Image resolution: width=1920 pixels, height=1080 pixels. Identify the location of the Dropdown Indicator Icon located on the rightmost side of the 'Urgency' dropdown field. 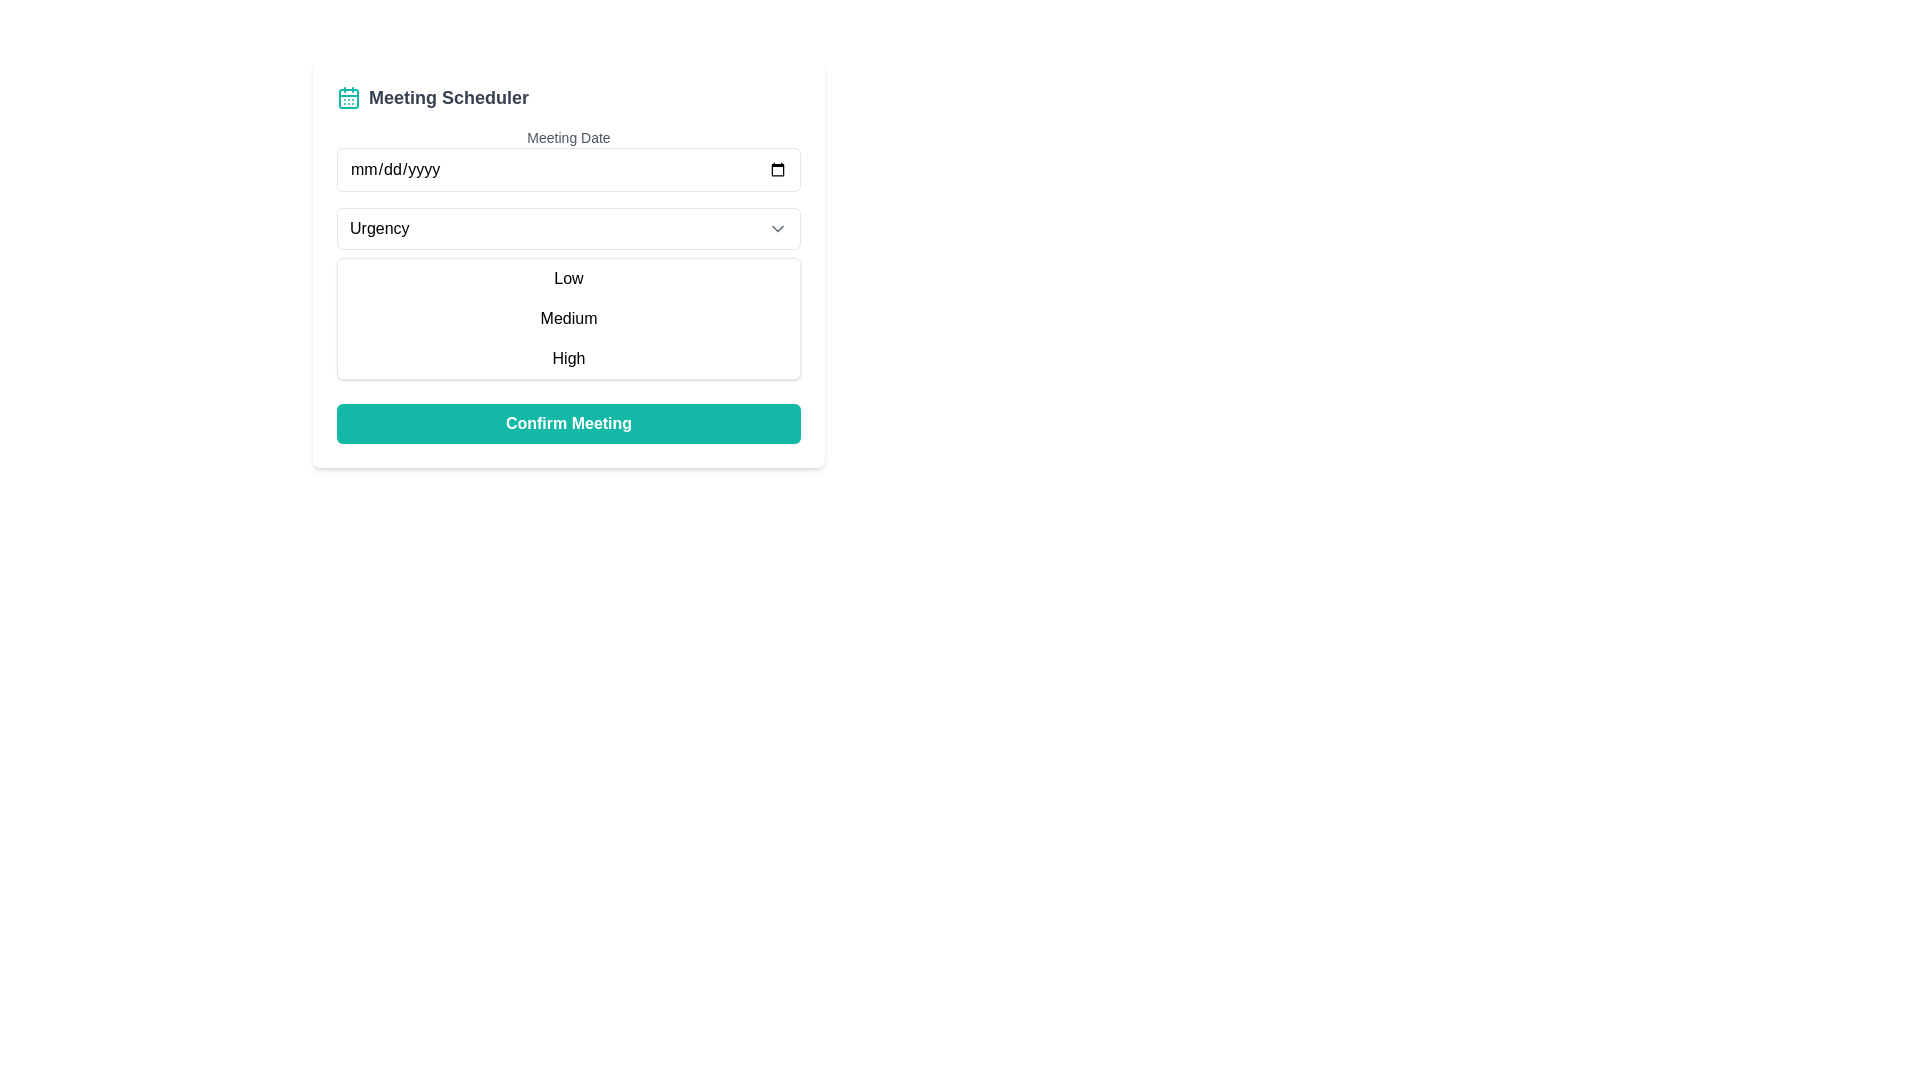
(776, 227).